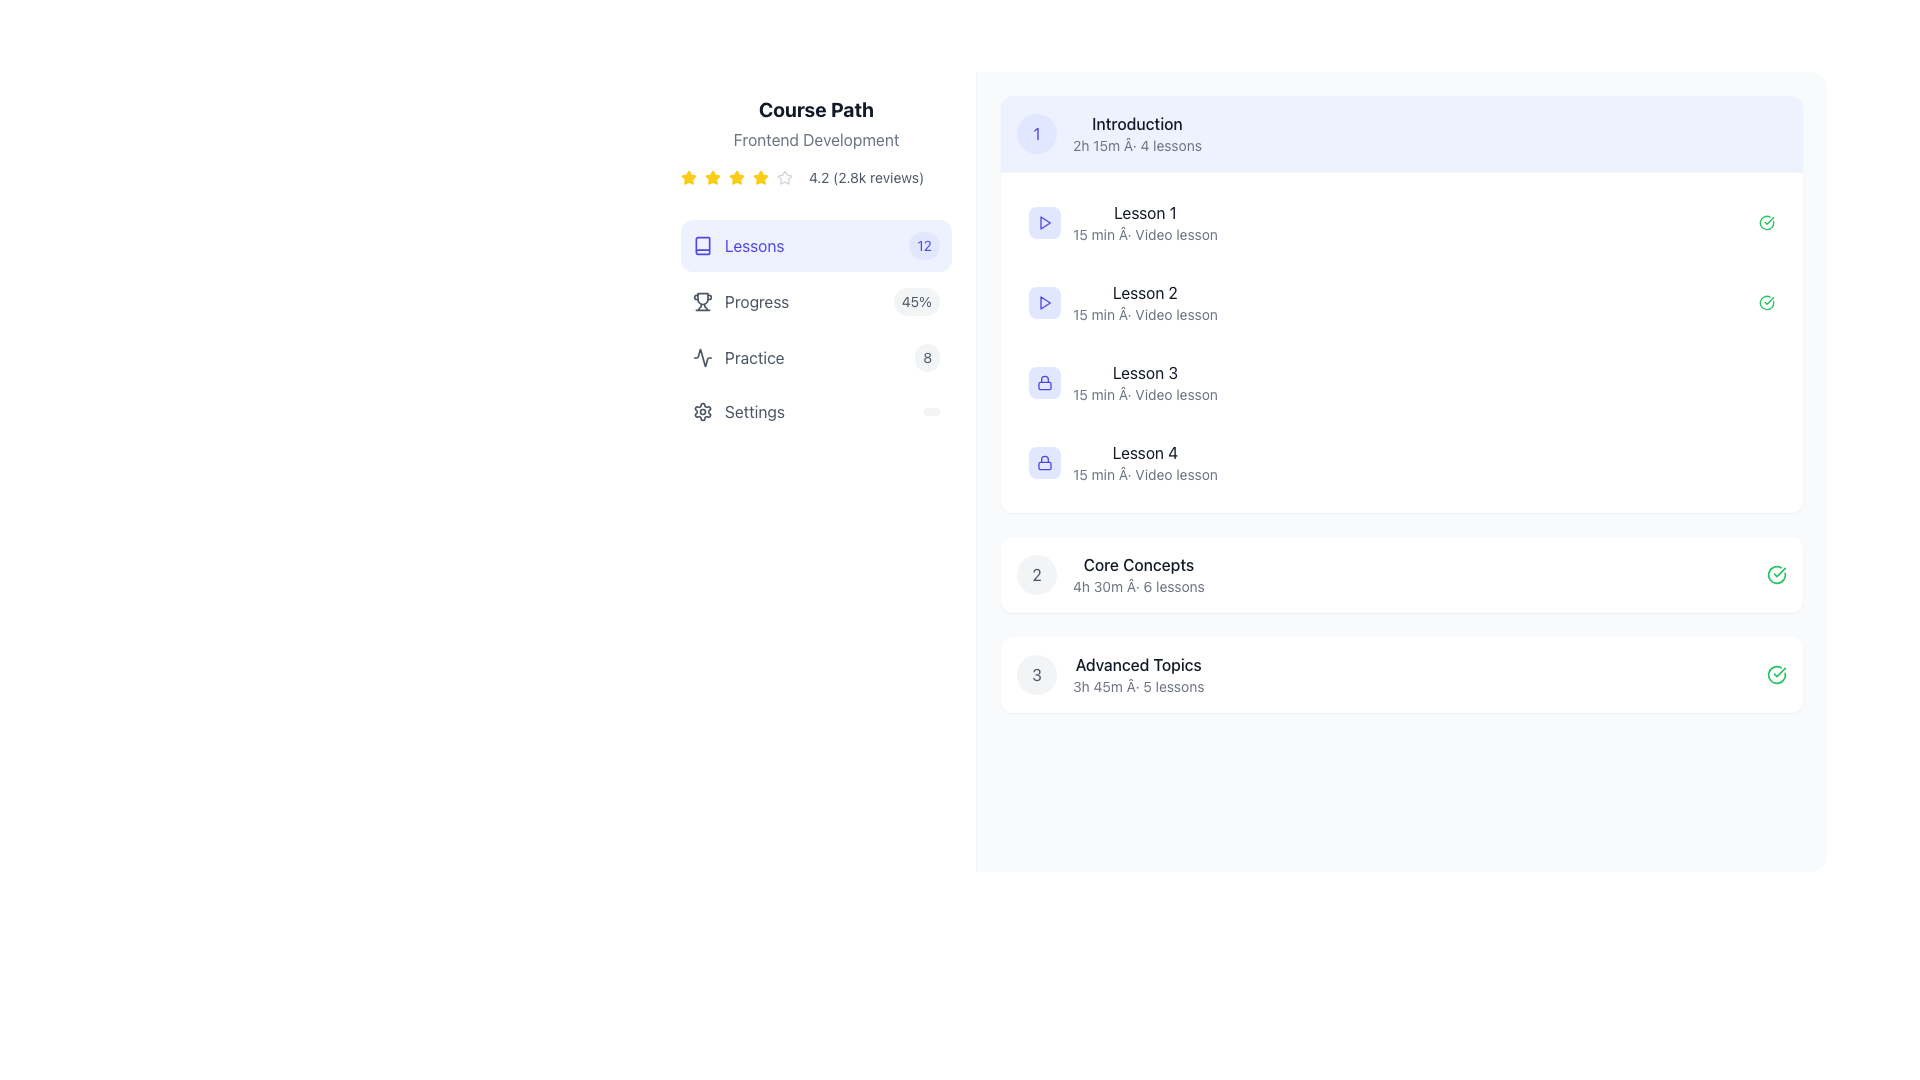 The width and height of the screenshot is (1920, 1080). Describe the element at coordinates (1036, 574) in the screenshot. I see `numeral displayed in the Number indicator that serves as a step reference for the 'Core Concepts' section, located to the left of its associated text` at that location.